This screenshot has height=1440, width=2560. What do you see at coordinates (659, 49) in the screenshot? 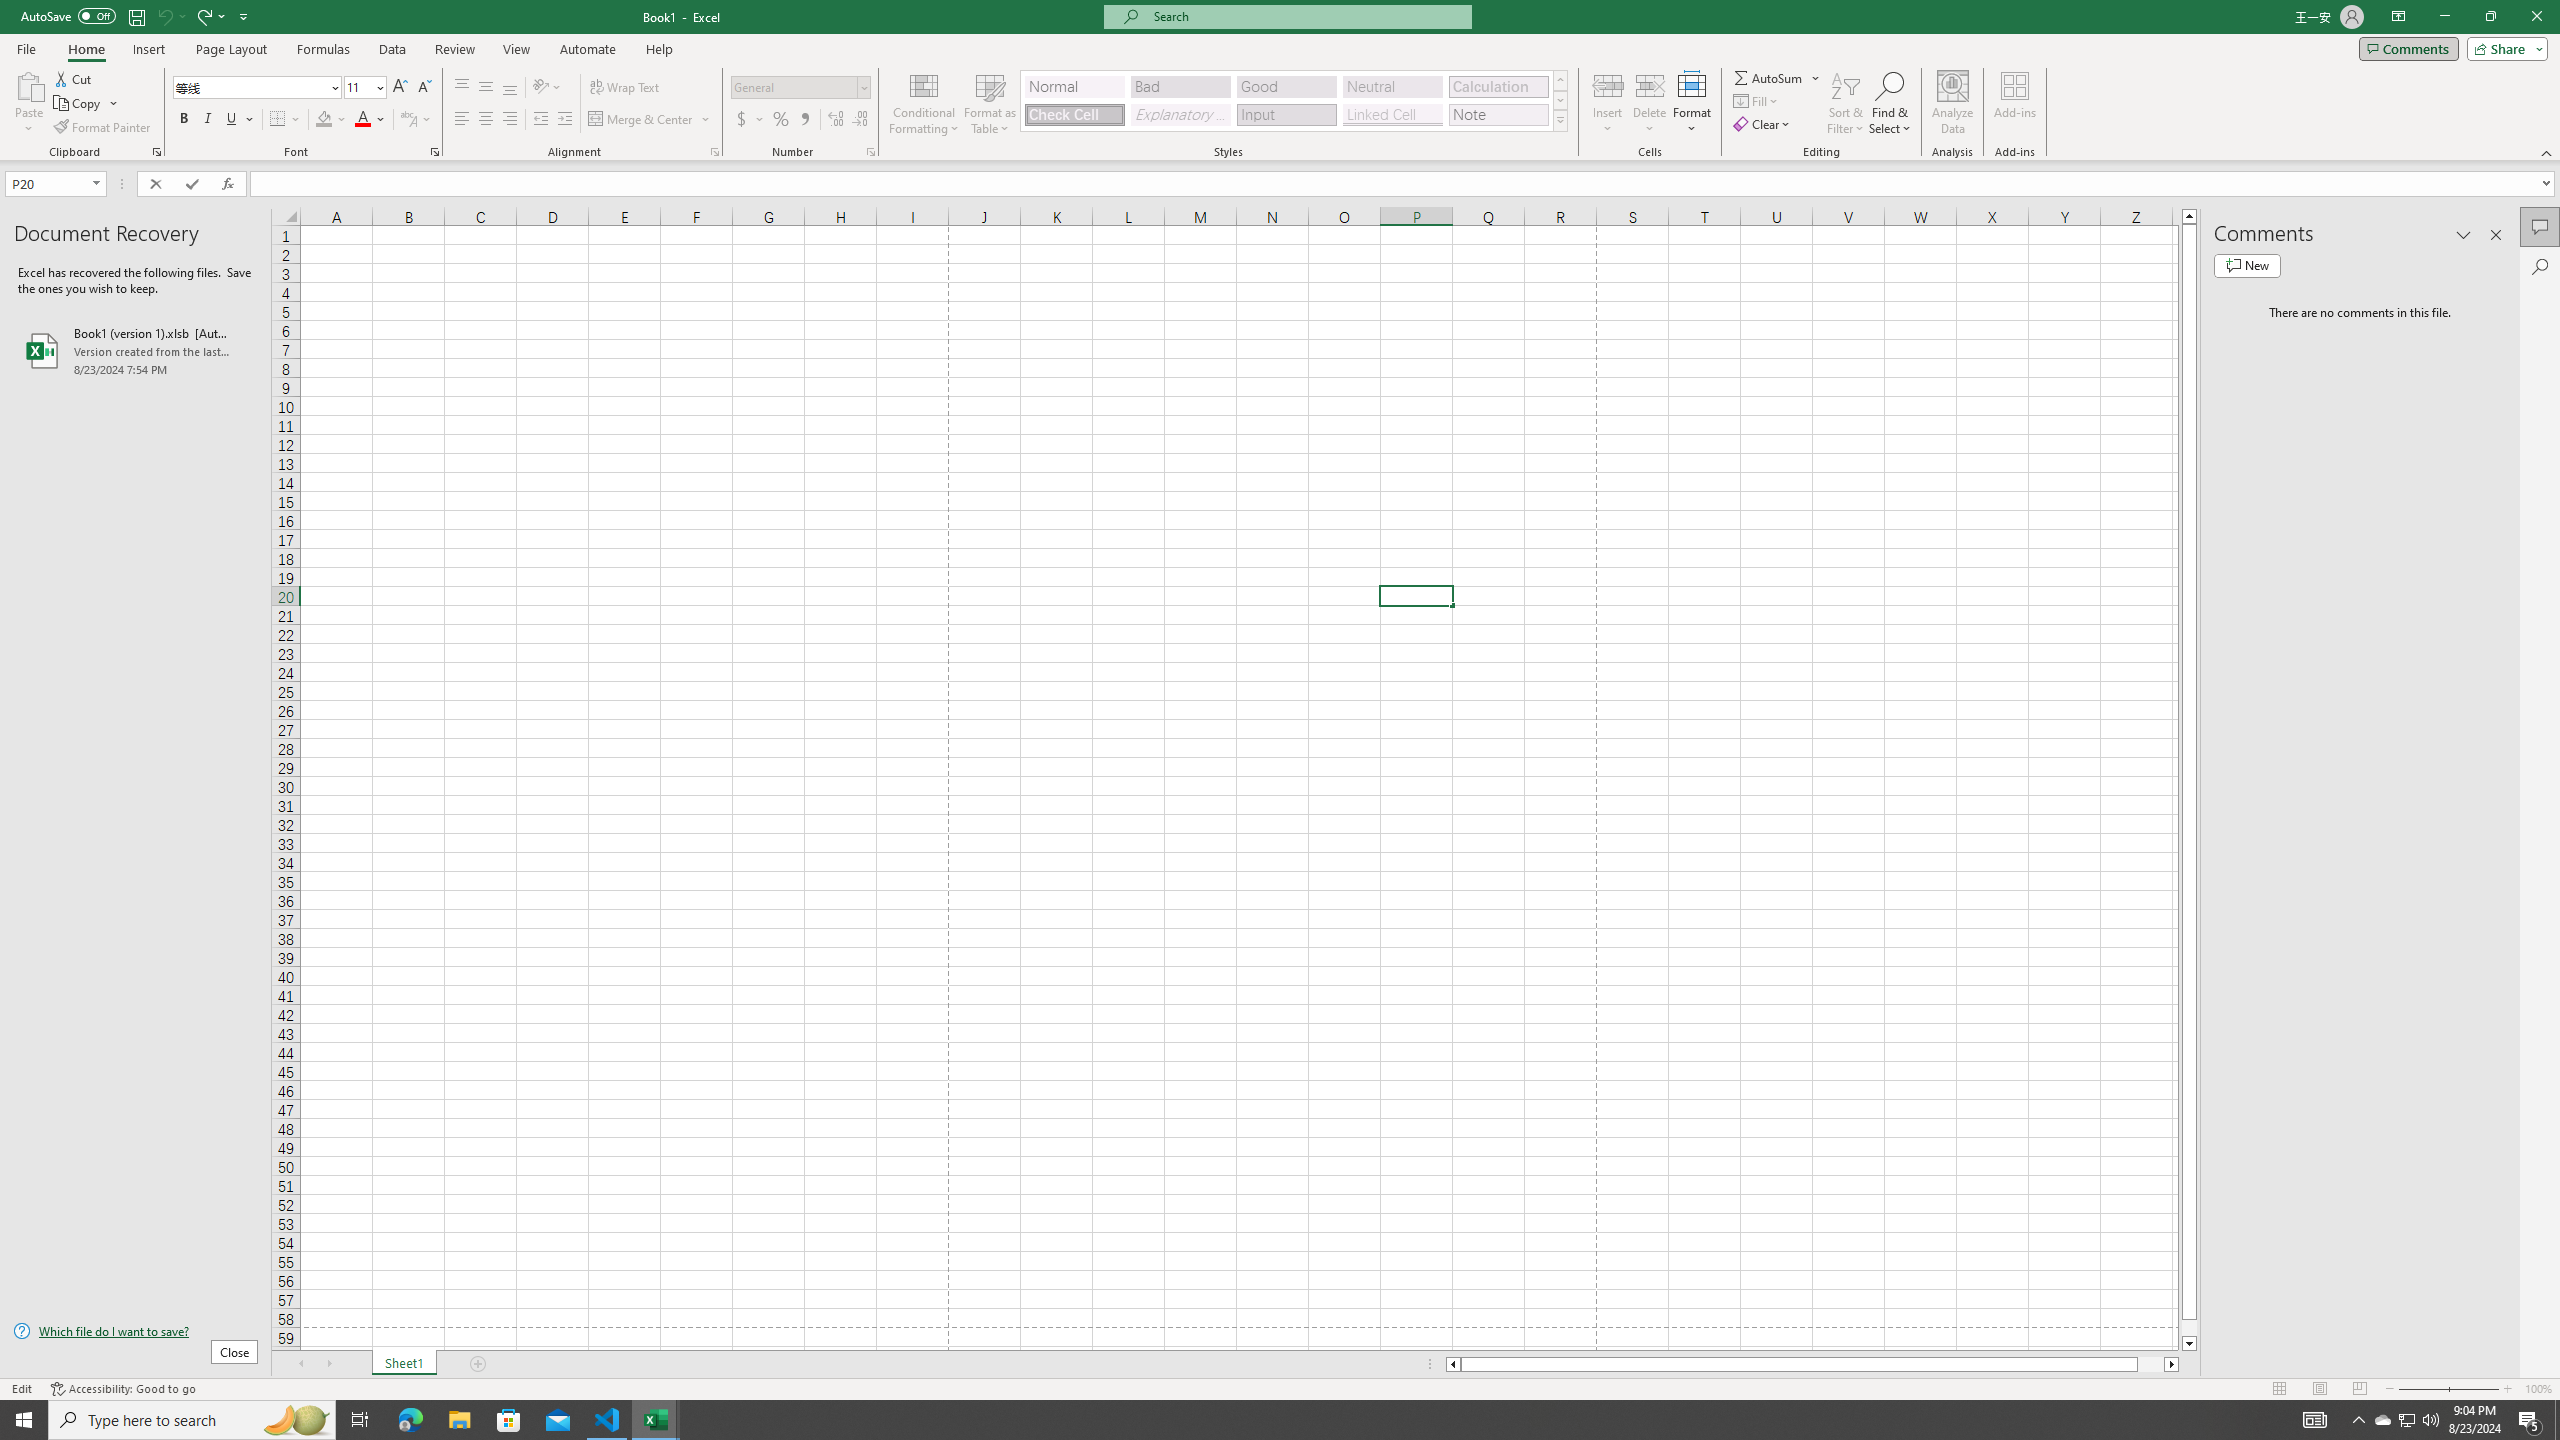
I see `'Help'` at bounding box center [659, 49].